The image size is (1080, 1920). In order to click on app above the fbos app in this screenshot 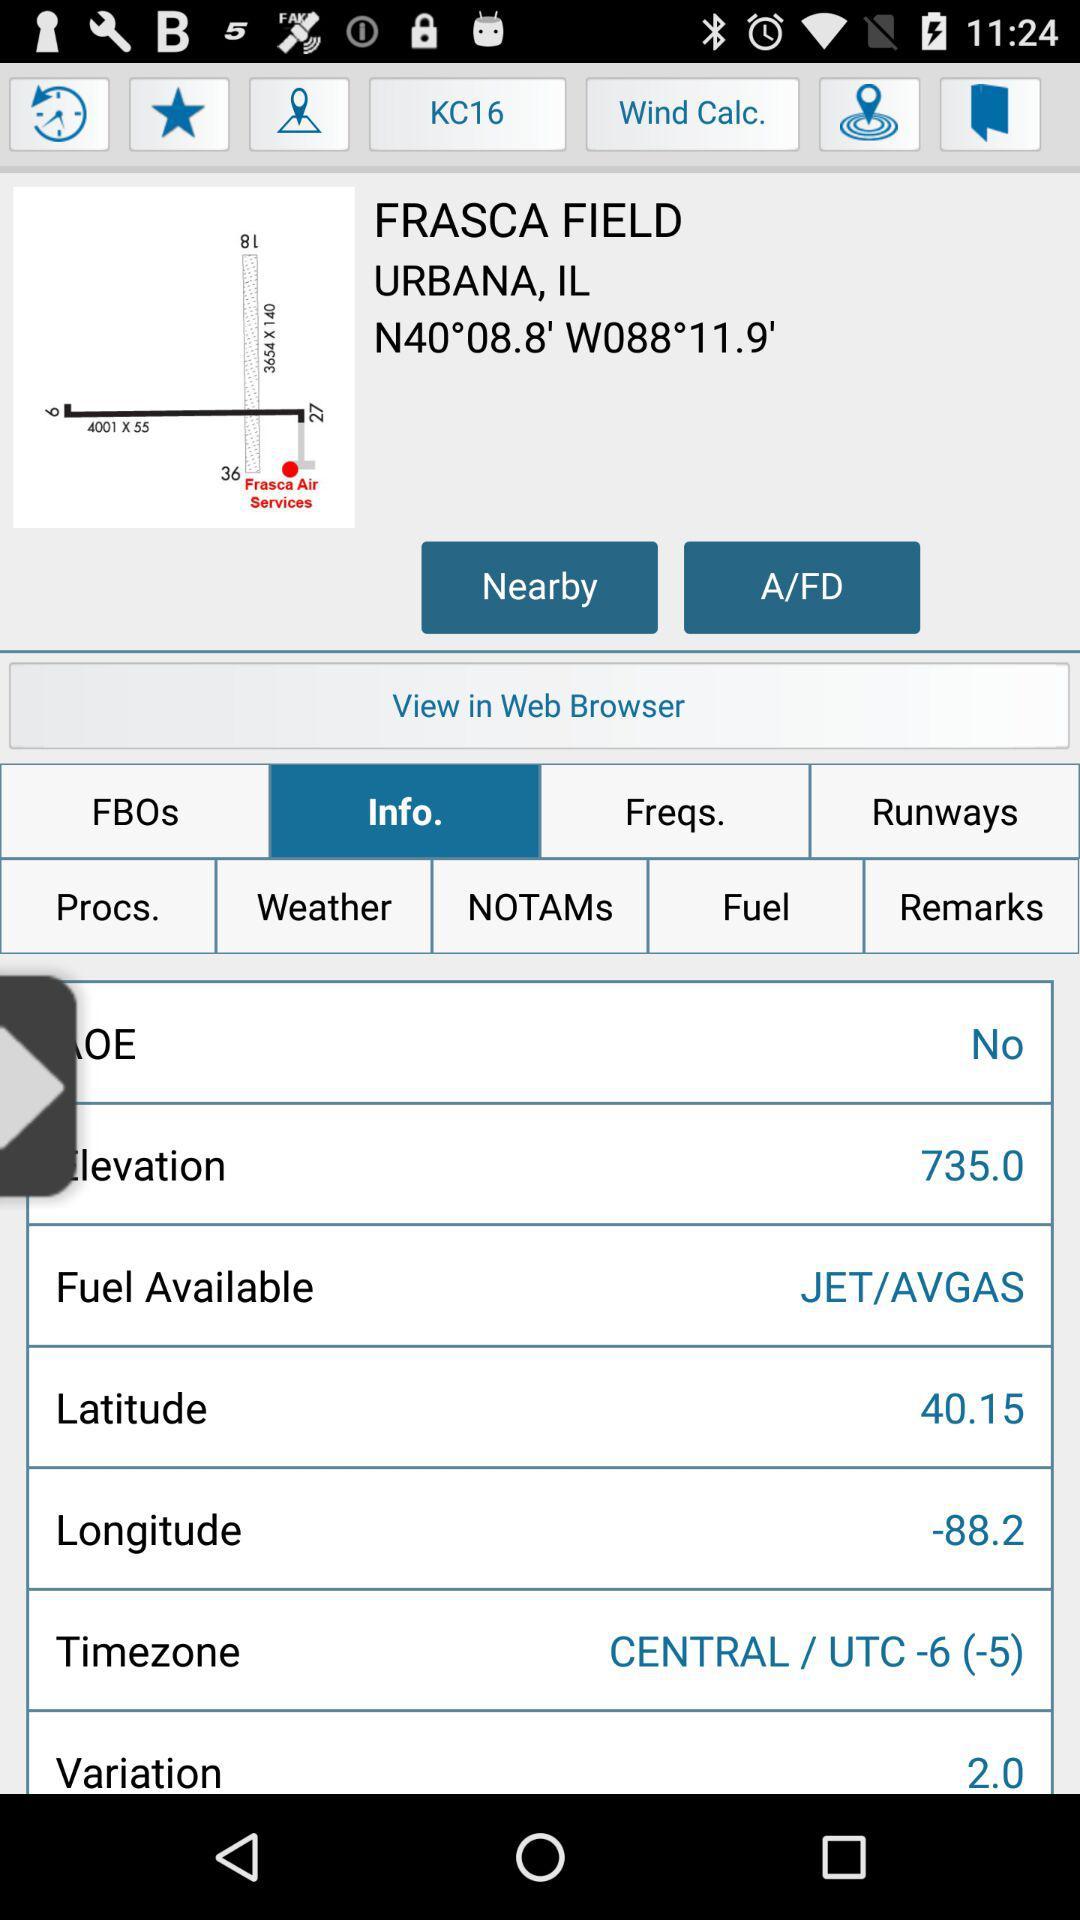, I will do `click(540, 710)`.